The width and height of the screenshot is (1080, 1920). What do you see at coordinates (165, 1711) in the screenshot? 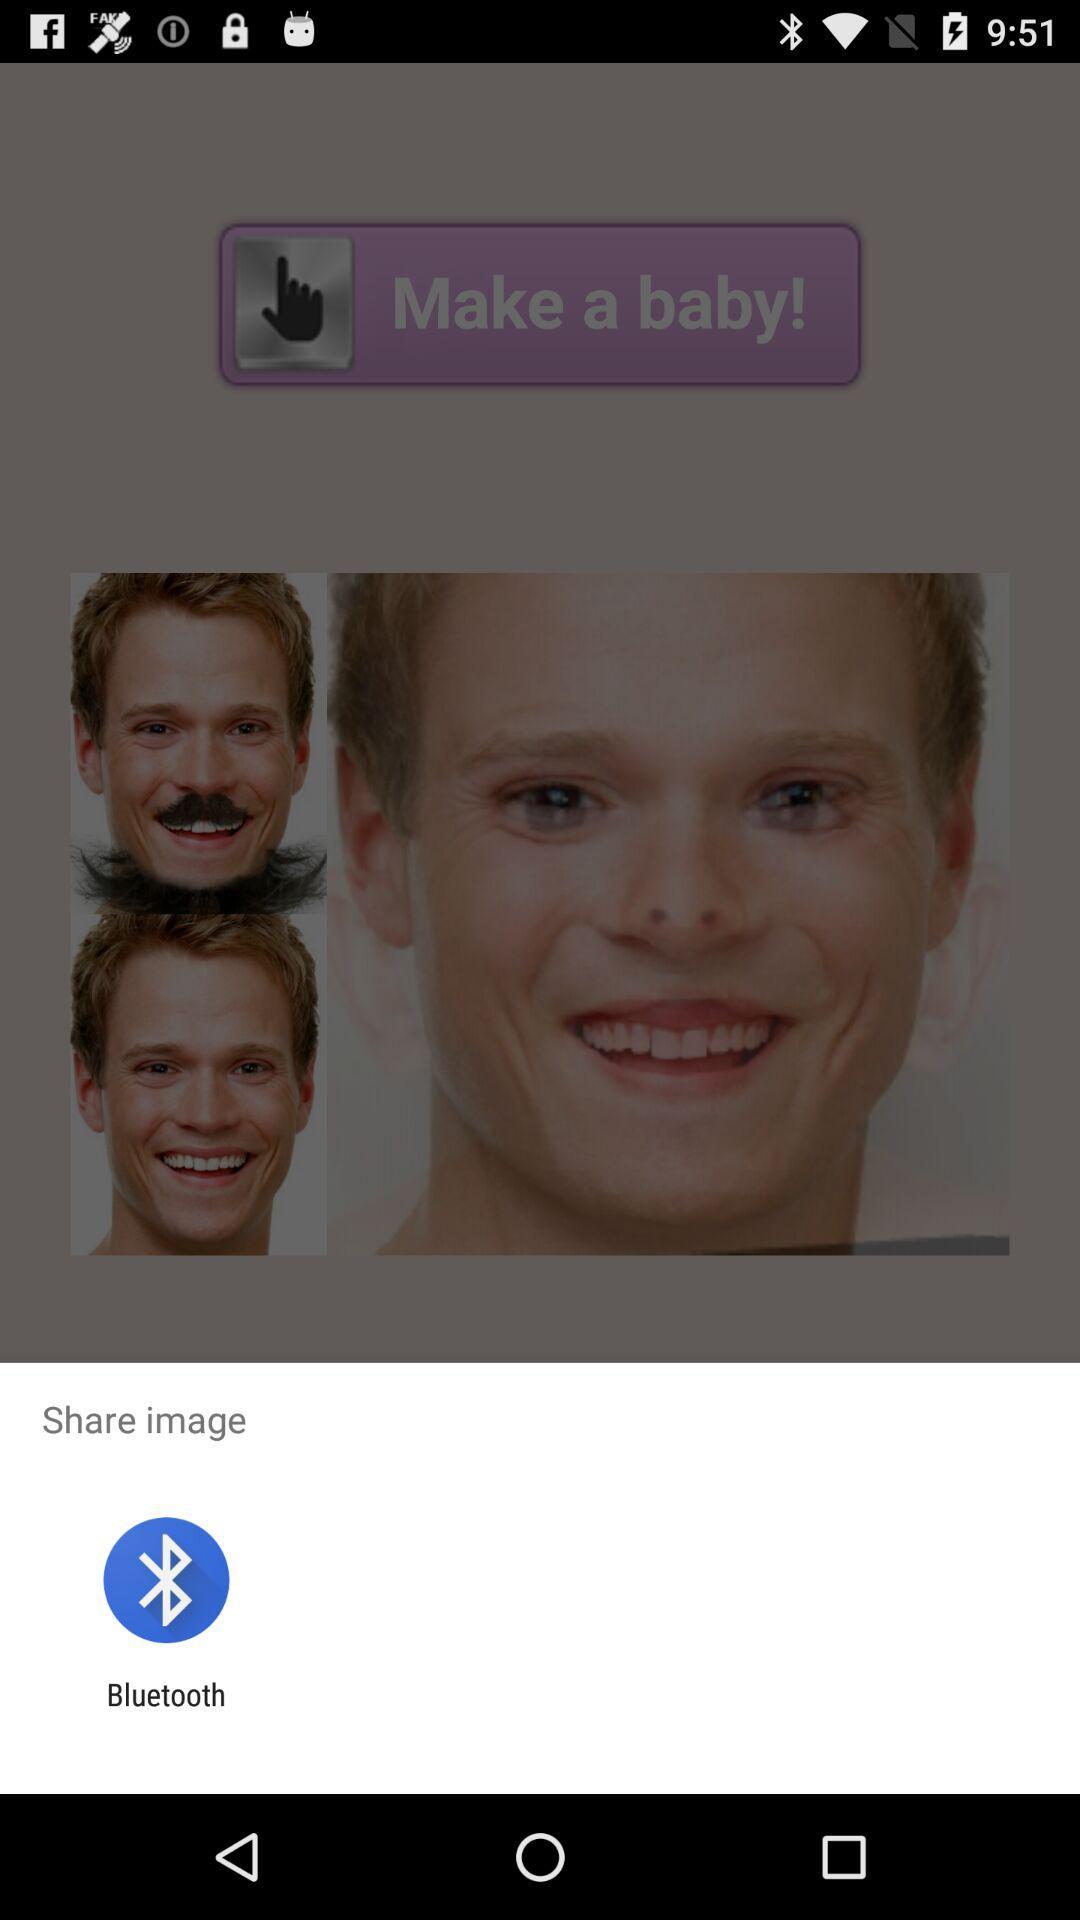
I see `the bluetooth item` at bounding box center [165, 1711].